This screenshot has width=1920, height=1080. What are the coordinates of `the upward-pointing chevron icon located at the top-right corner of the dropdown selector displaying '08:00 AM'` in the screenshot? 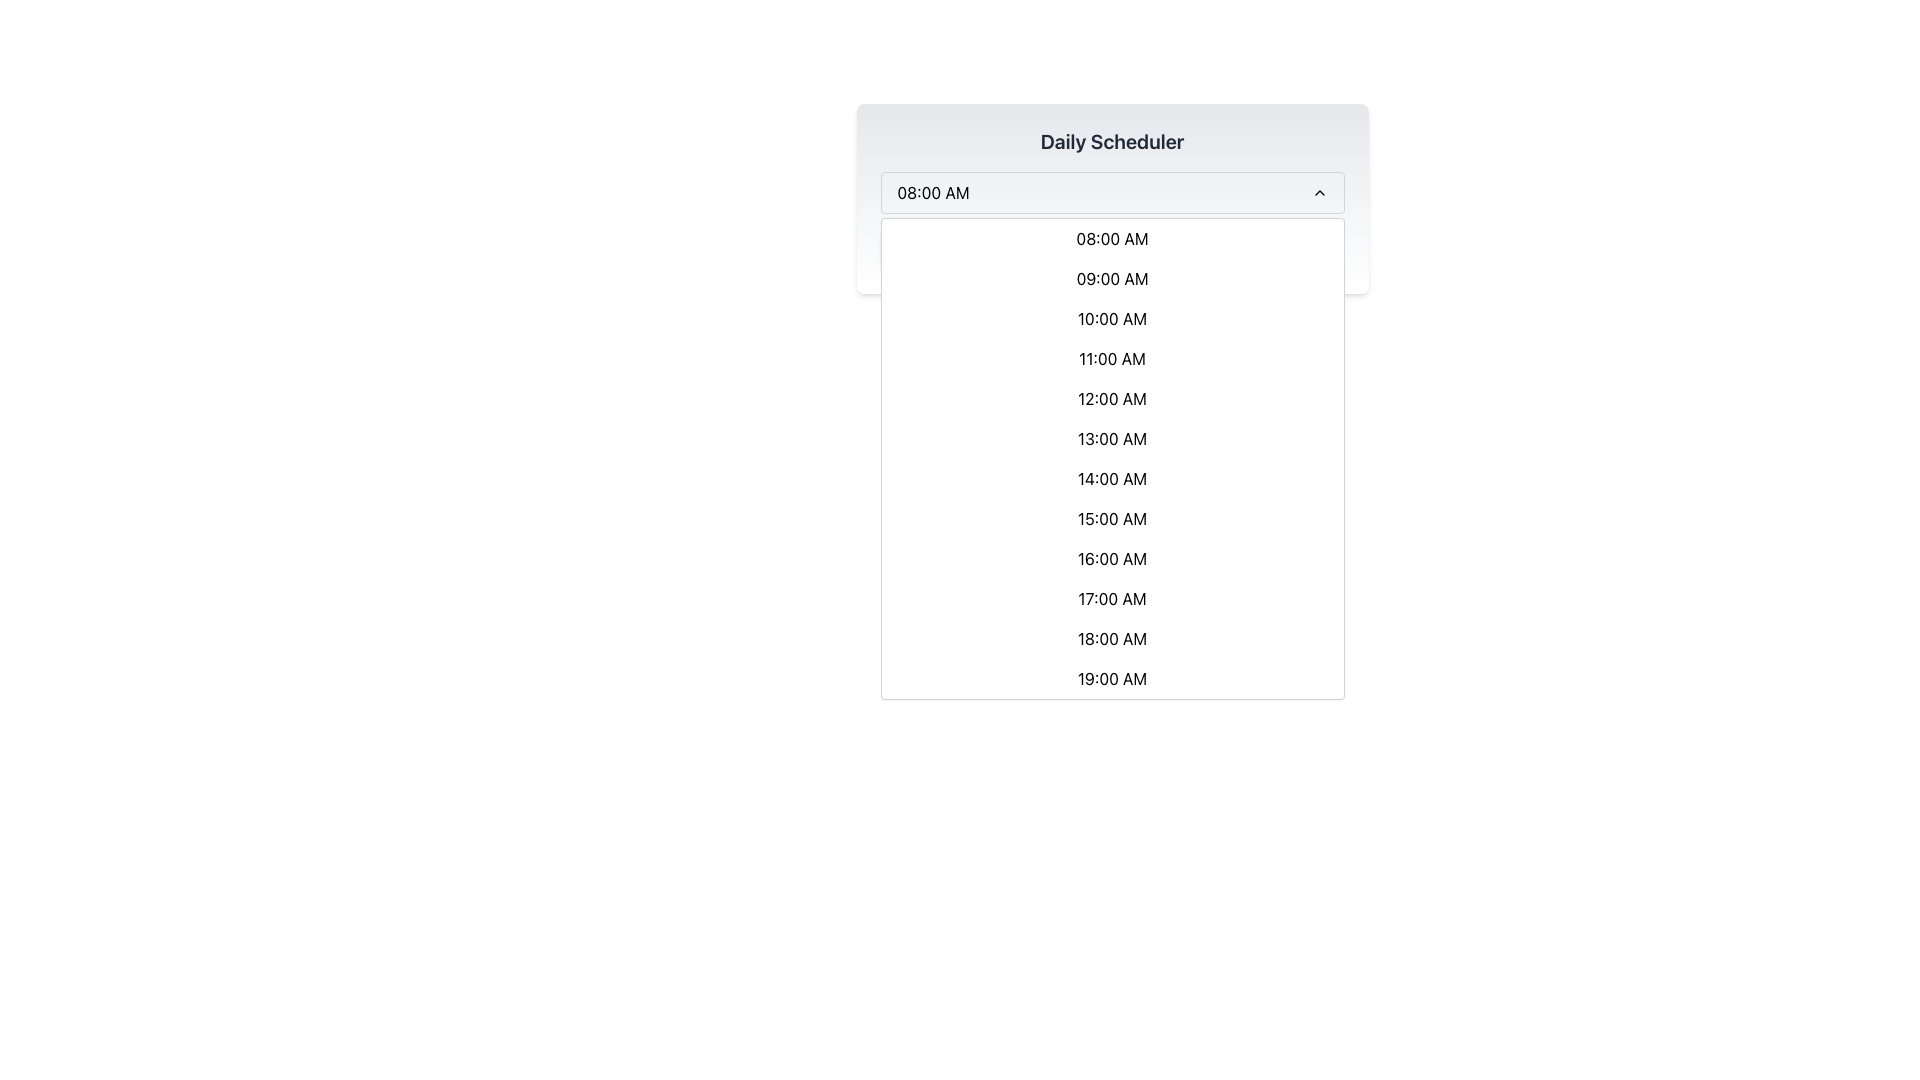 It's located at (1319, 192).